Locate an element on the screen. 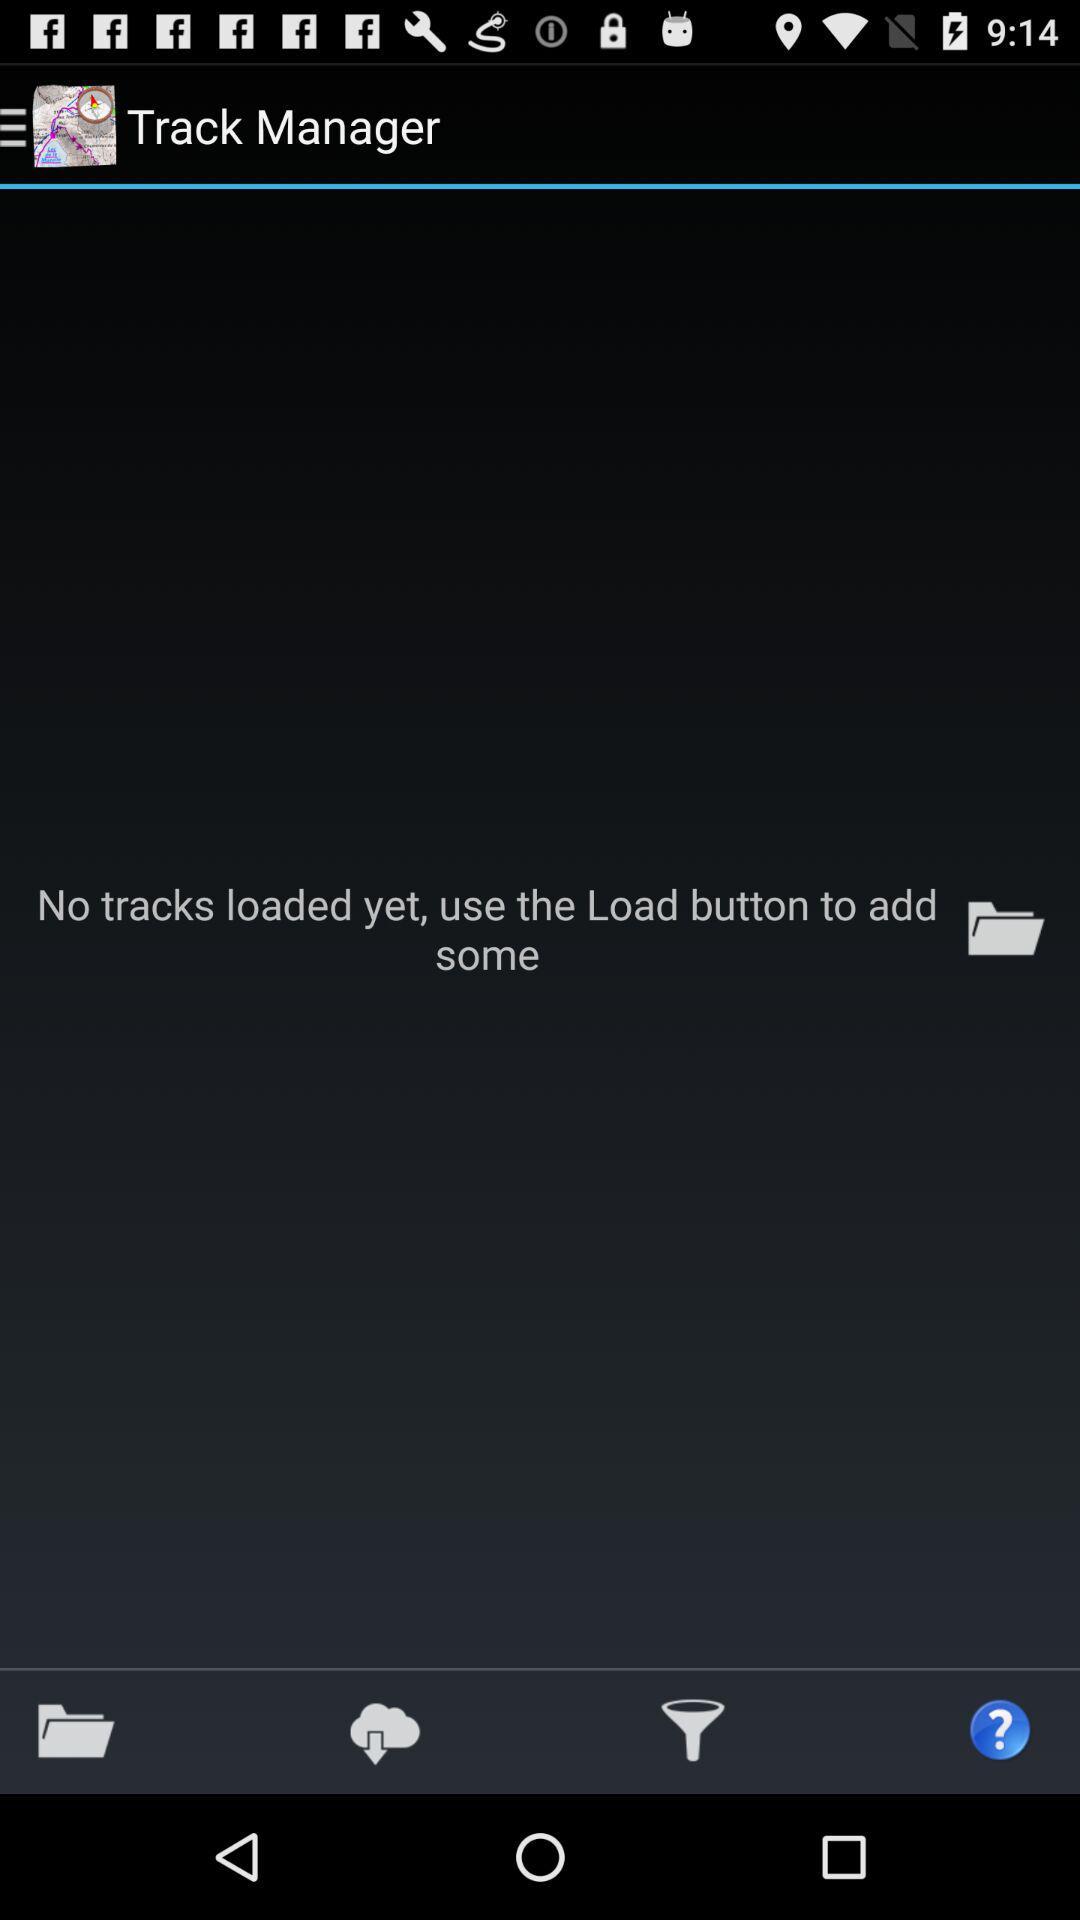 Image resolution: width=1080 pixels, height=1920 pixels. the icon at the center is located at coordinates (540, 927).